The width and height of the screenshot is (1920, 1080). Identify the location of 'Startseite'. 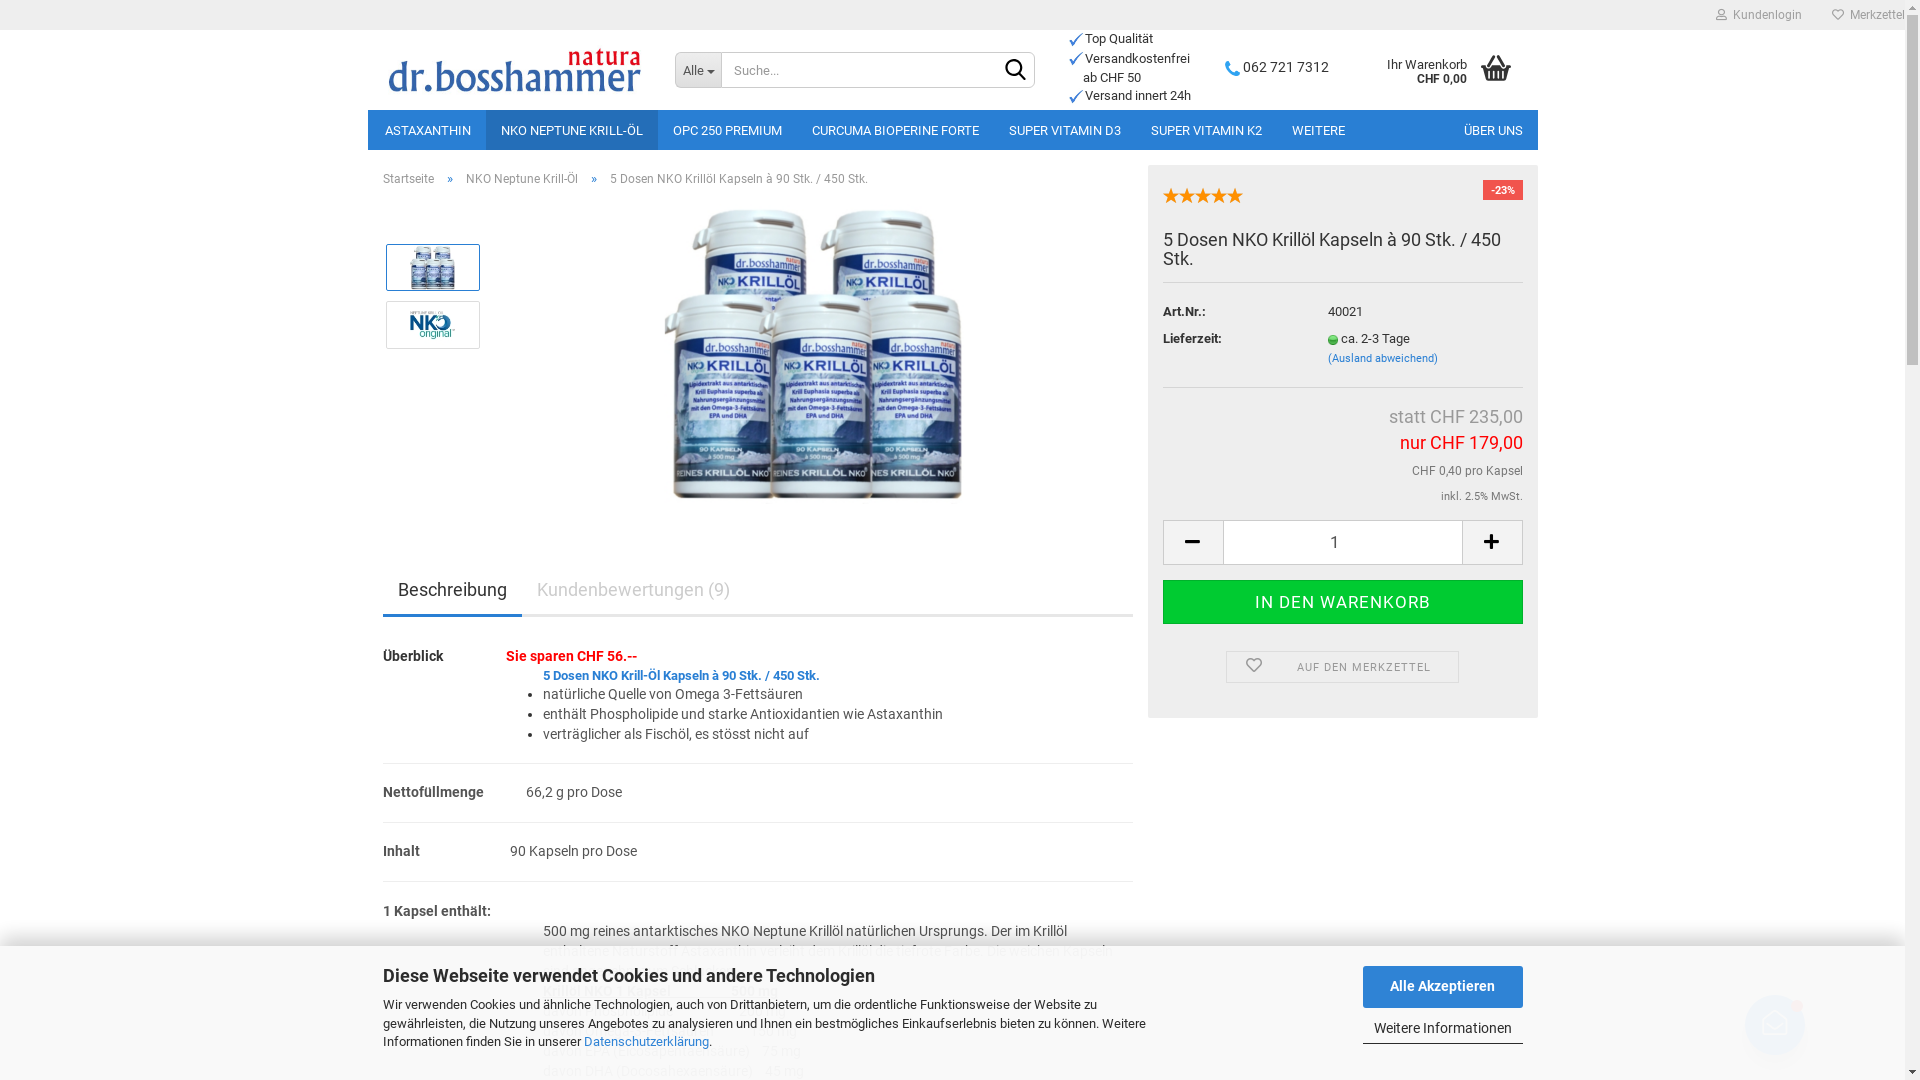
(406, 177).